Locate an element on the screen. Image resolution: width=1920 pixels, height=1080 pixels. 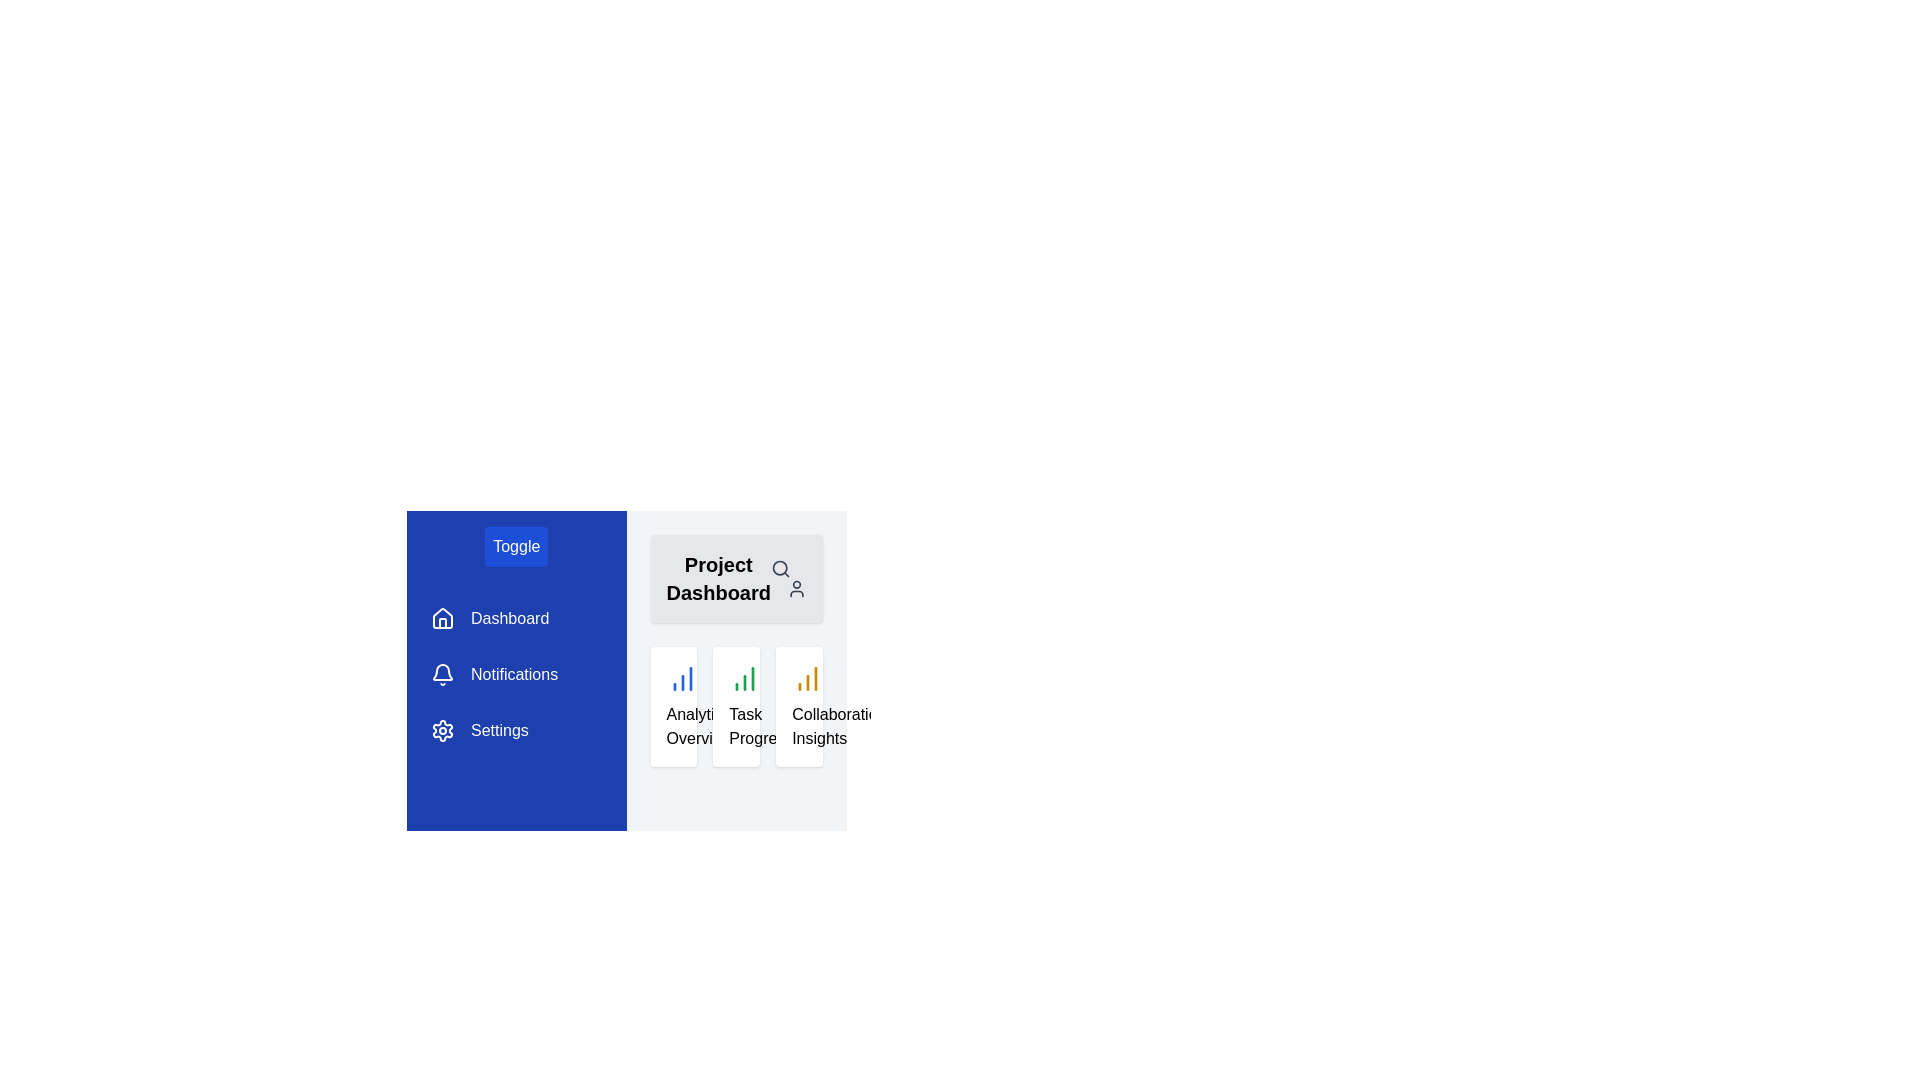
the user icon, which is the second icon in the top-right group of icons on the project dashboard is located at coordinates (795, 588).